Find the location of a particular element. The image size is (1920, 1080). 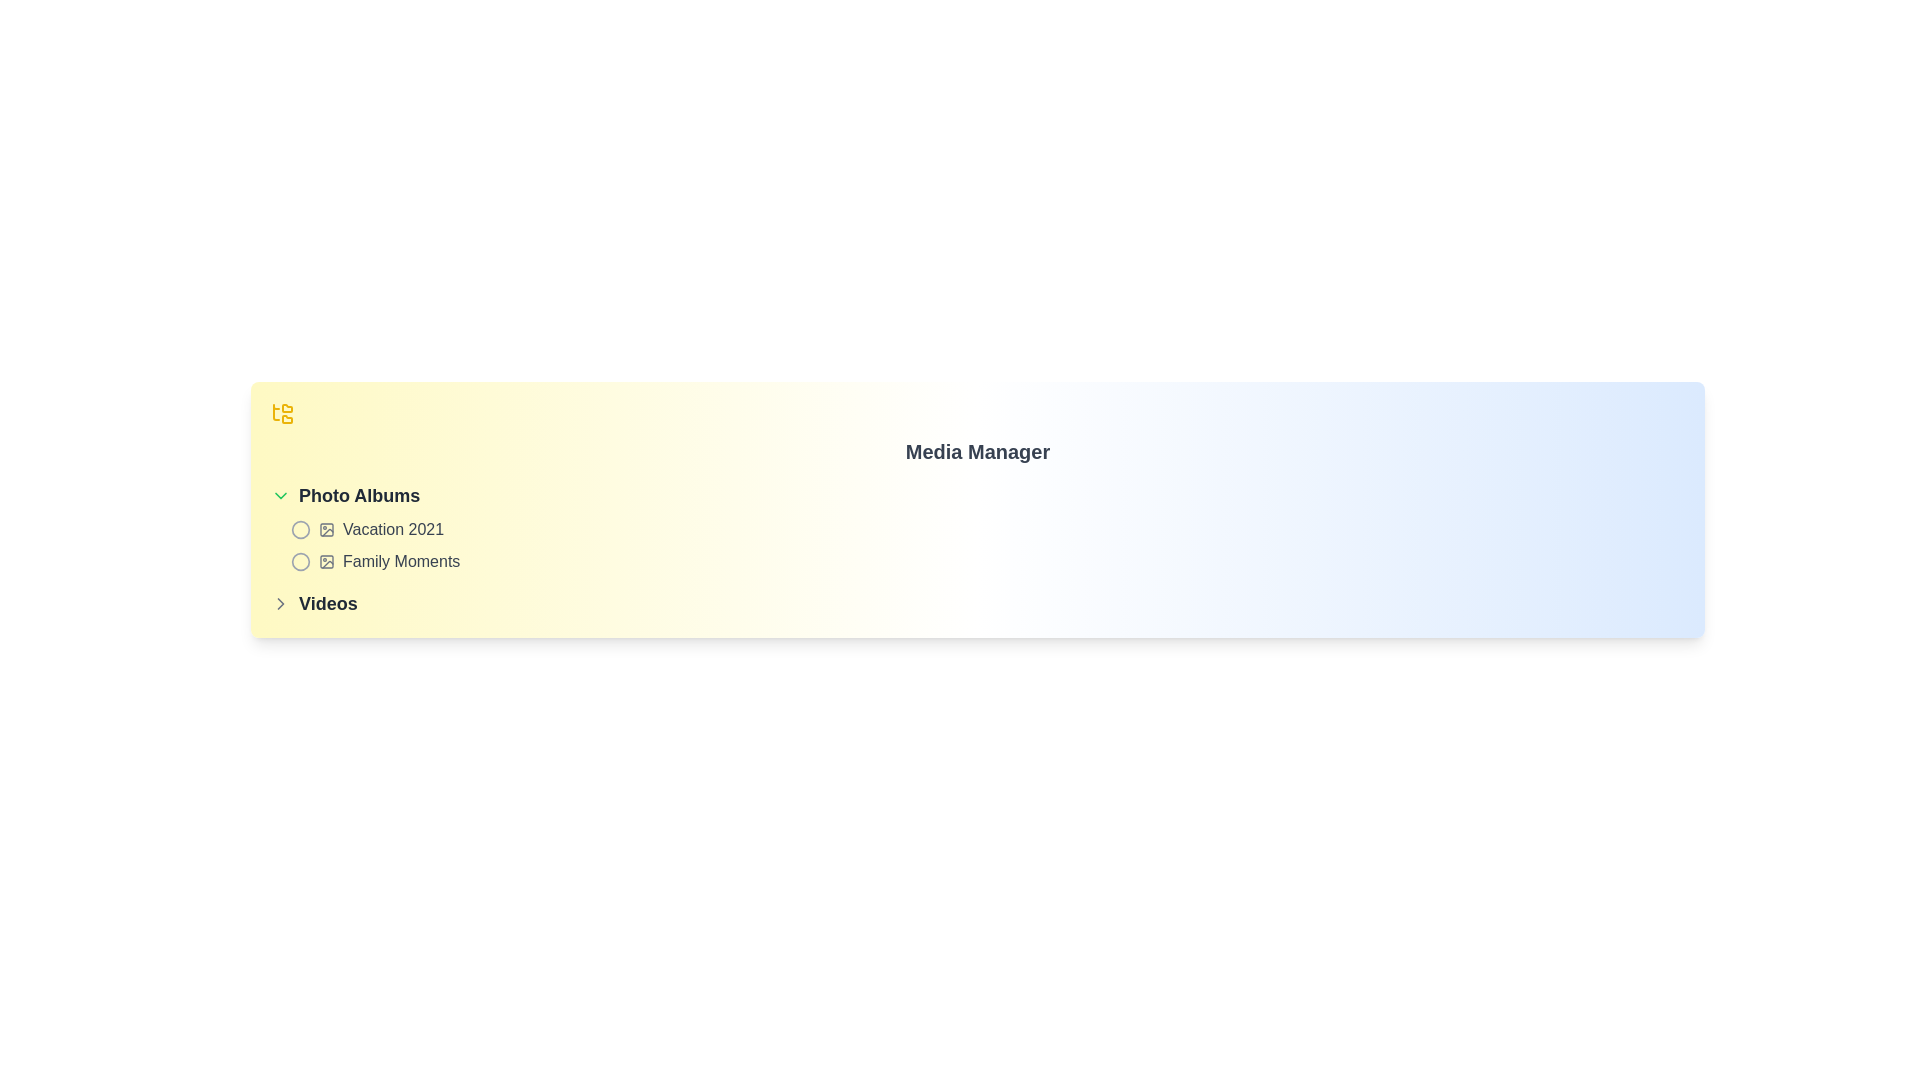

the text label representing the photo album titled 'Vacation 2021' in the 'Photo Albums' section of the media management interface is located at coordinates (393, 528).